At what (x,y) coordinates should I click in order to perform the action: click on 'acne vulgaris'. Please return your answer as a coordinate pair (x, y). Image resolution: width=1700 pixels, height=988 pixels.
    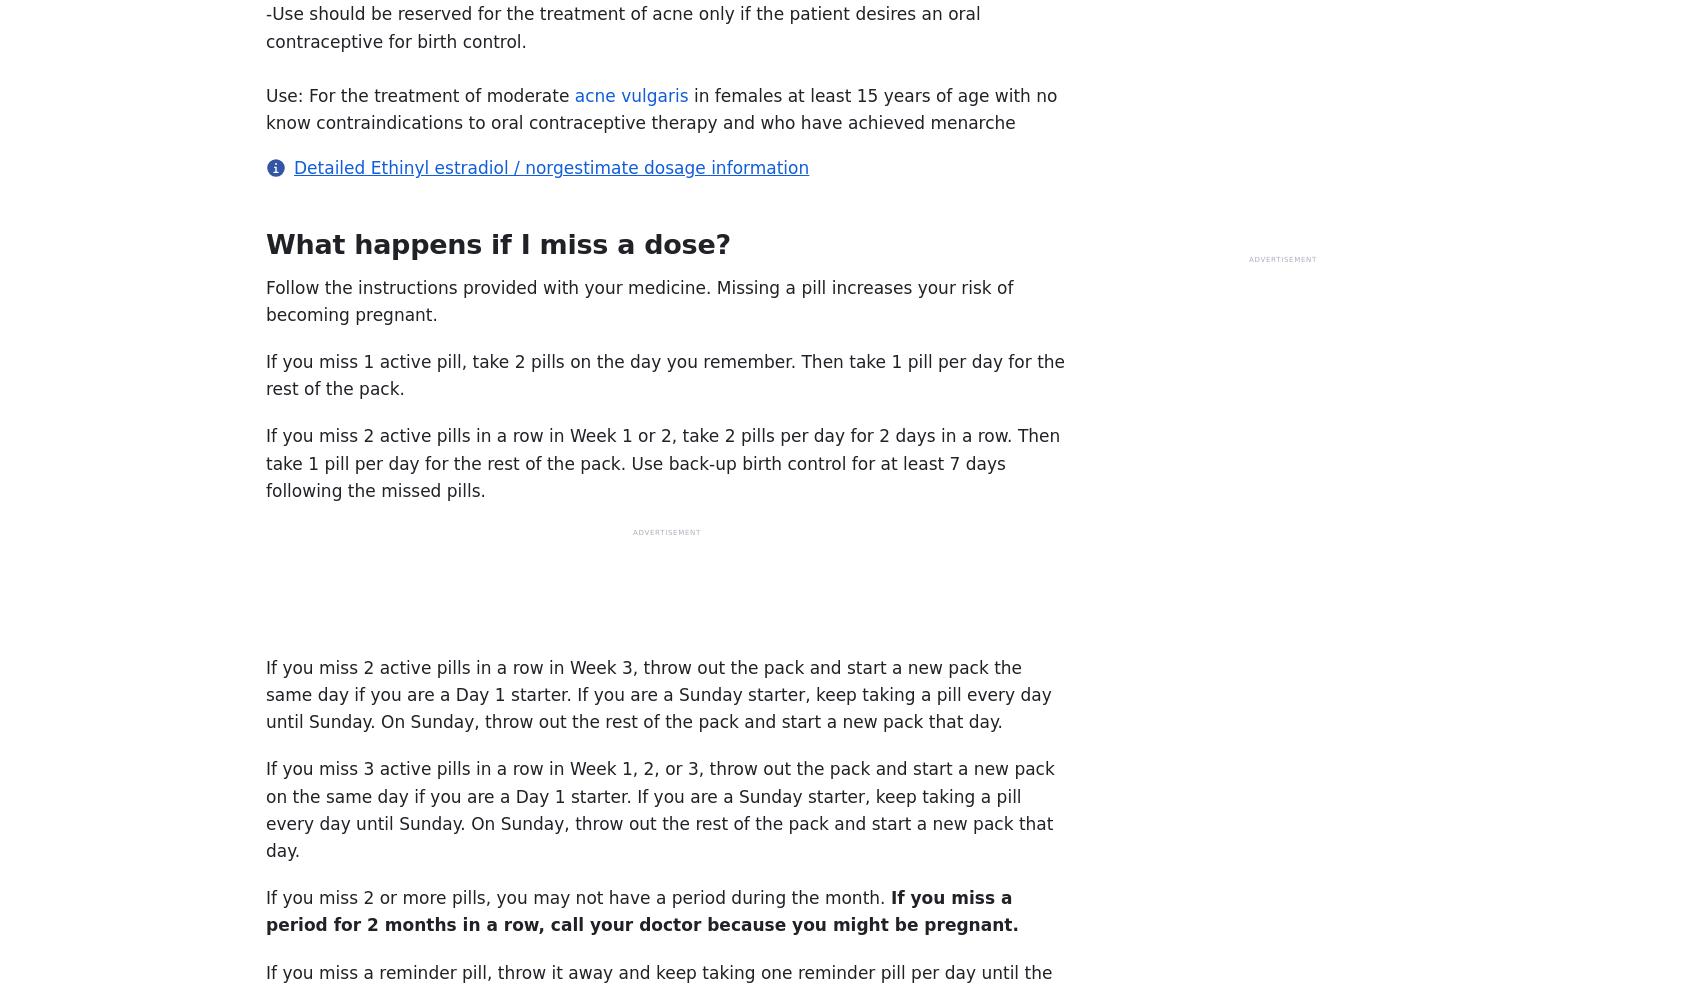
    Looking at the image, I should click on (630, 96).